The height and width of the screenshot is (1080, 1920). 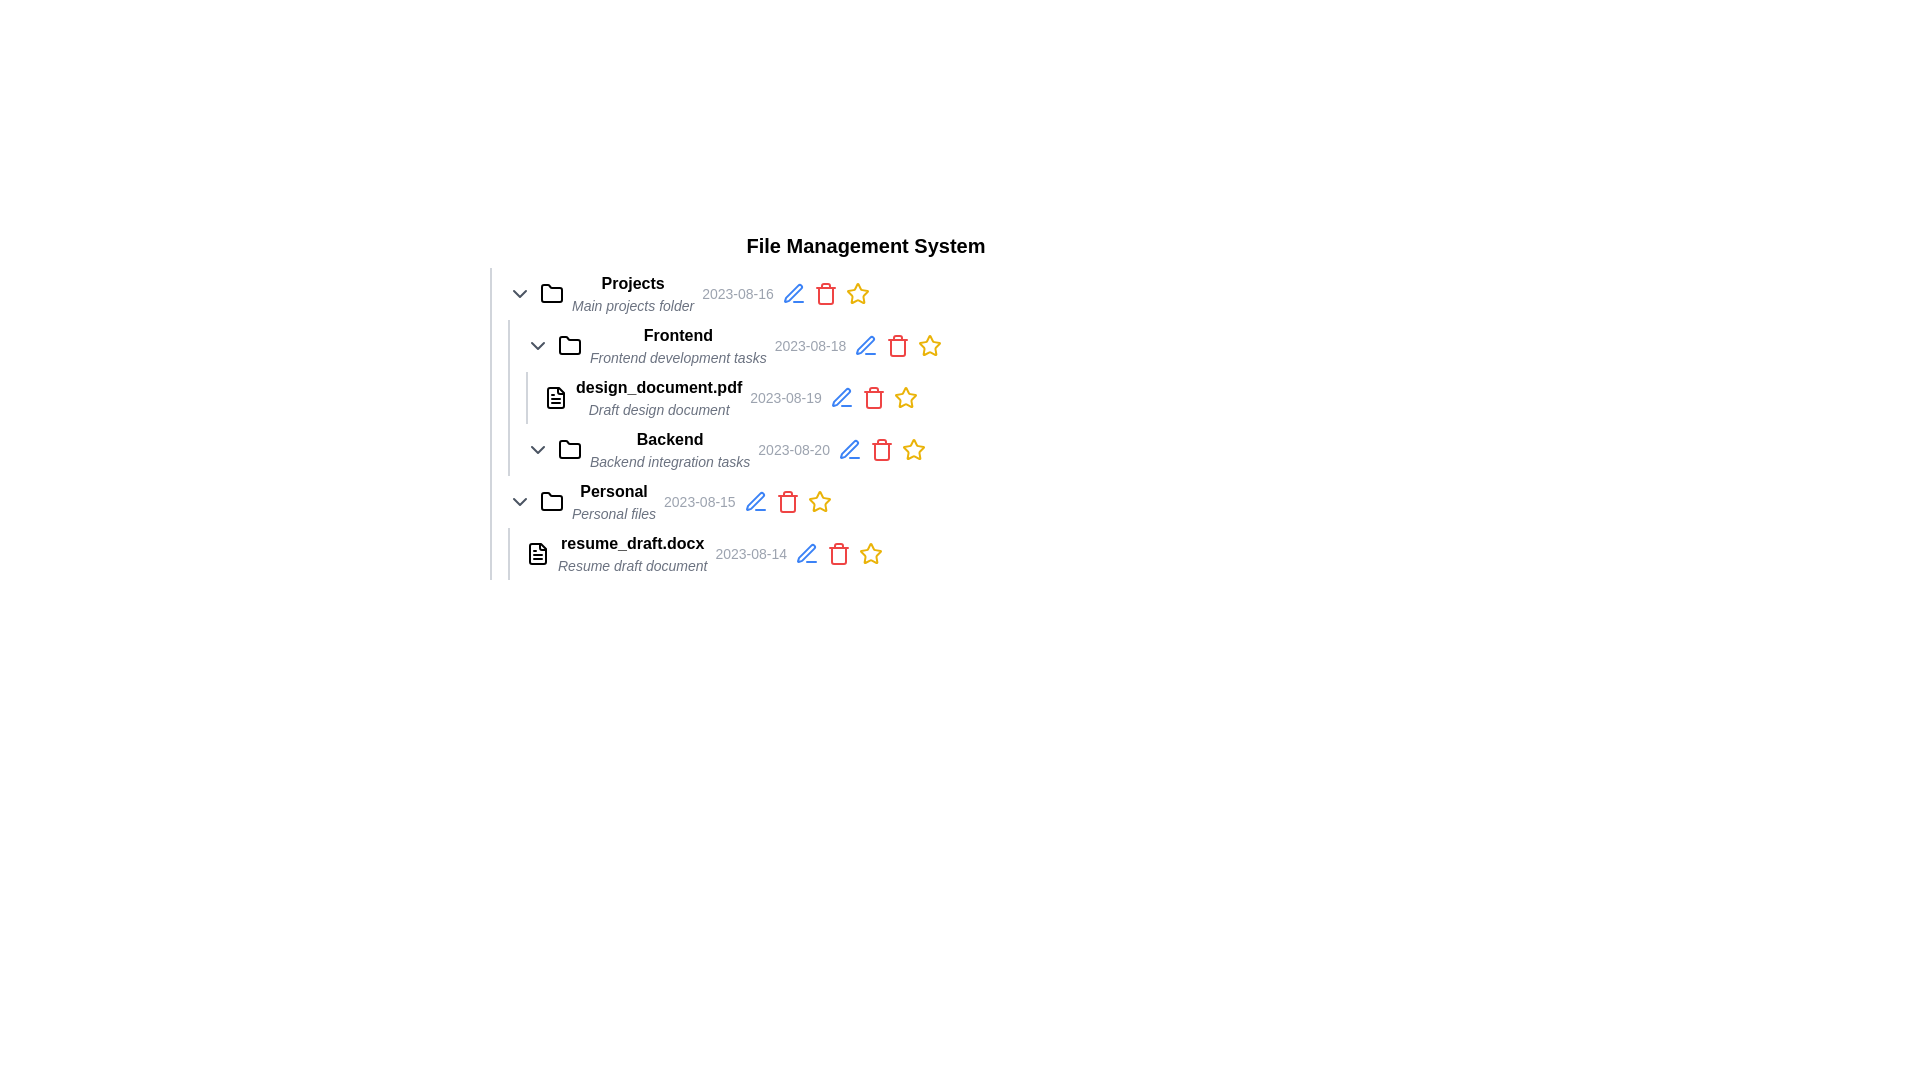 What do you see at coordinates (569, 450) in the screenshot?
I see `the folder icon located to the left of the text 'Backend'` at bounding box center [569, 450].